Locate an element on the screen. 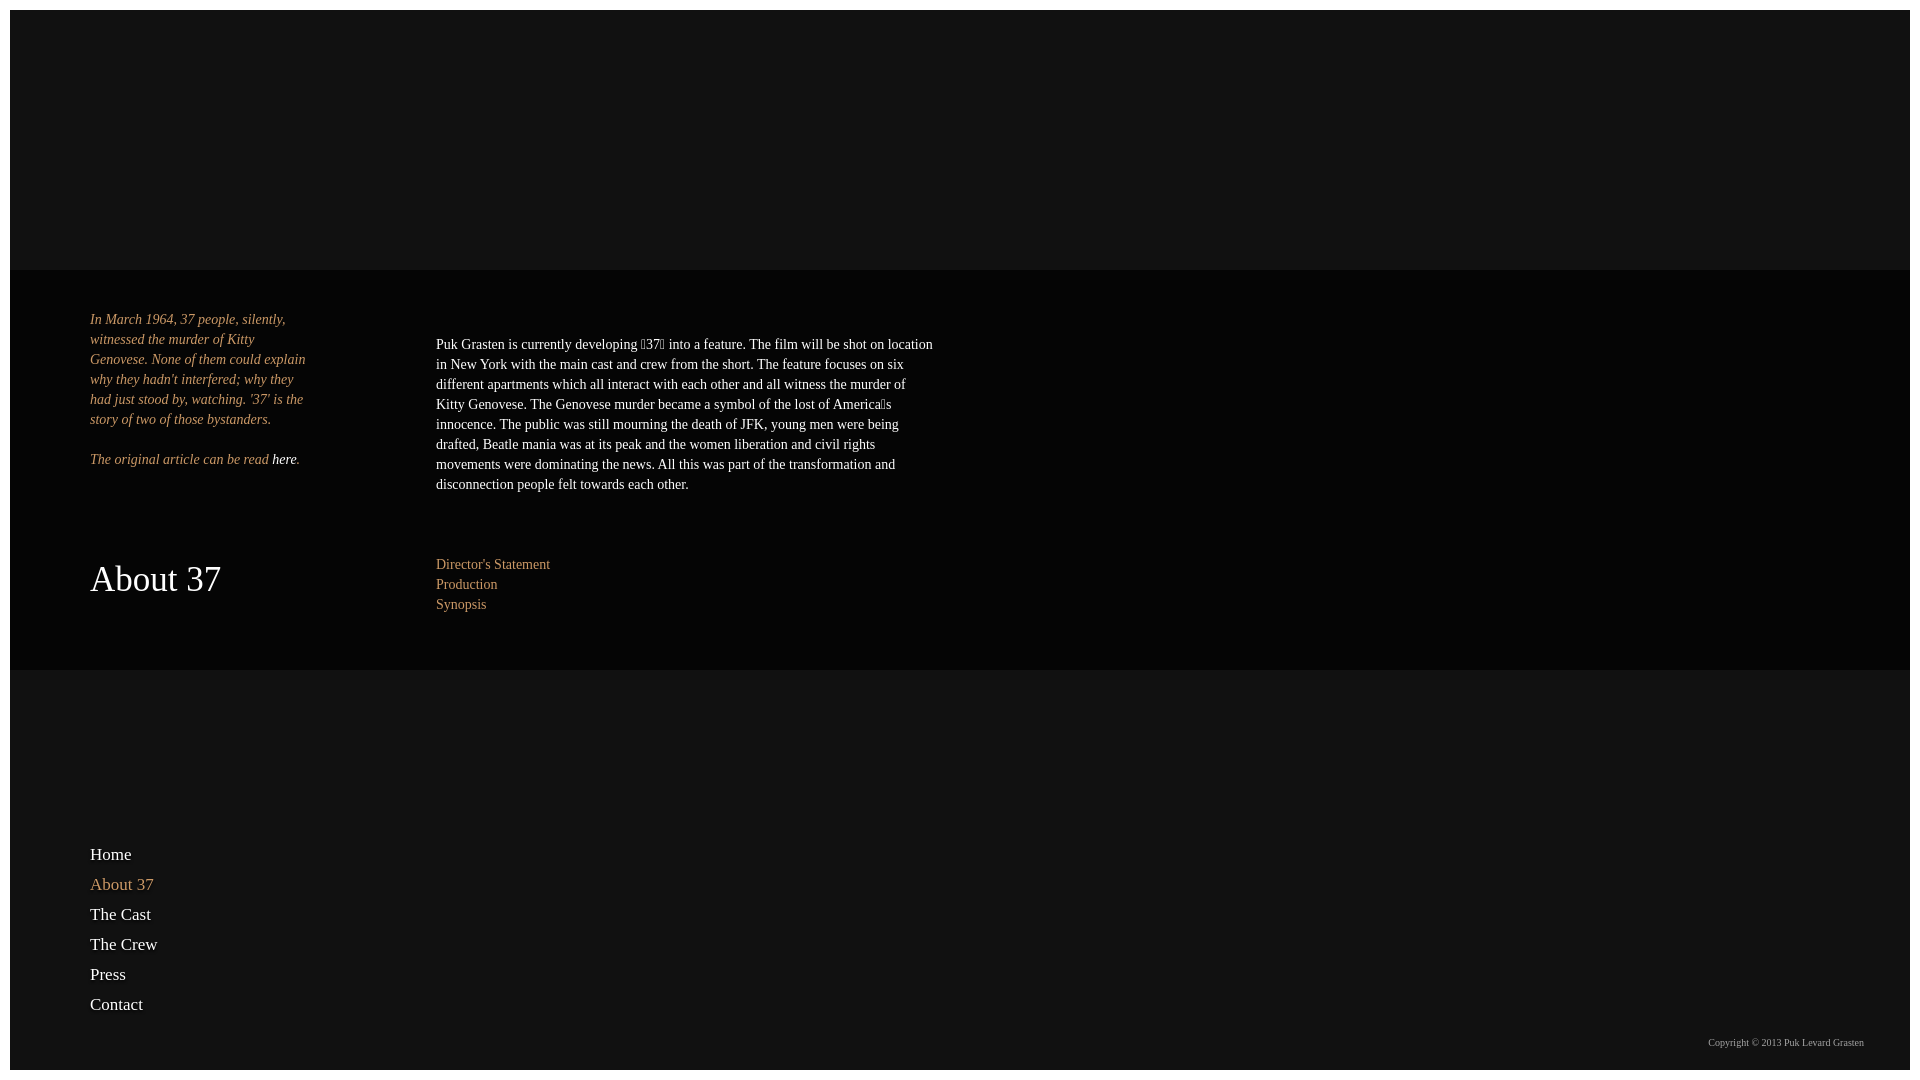 This screenshot has height=1080, width=1920. 'Director's Statement' is located at coordinates (493, 564).